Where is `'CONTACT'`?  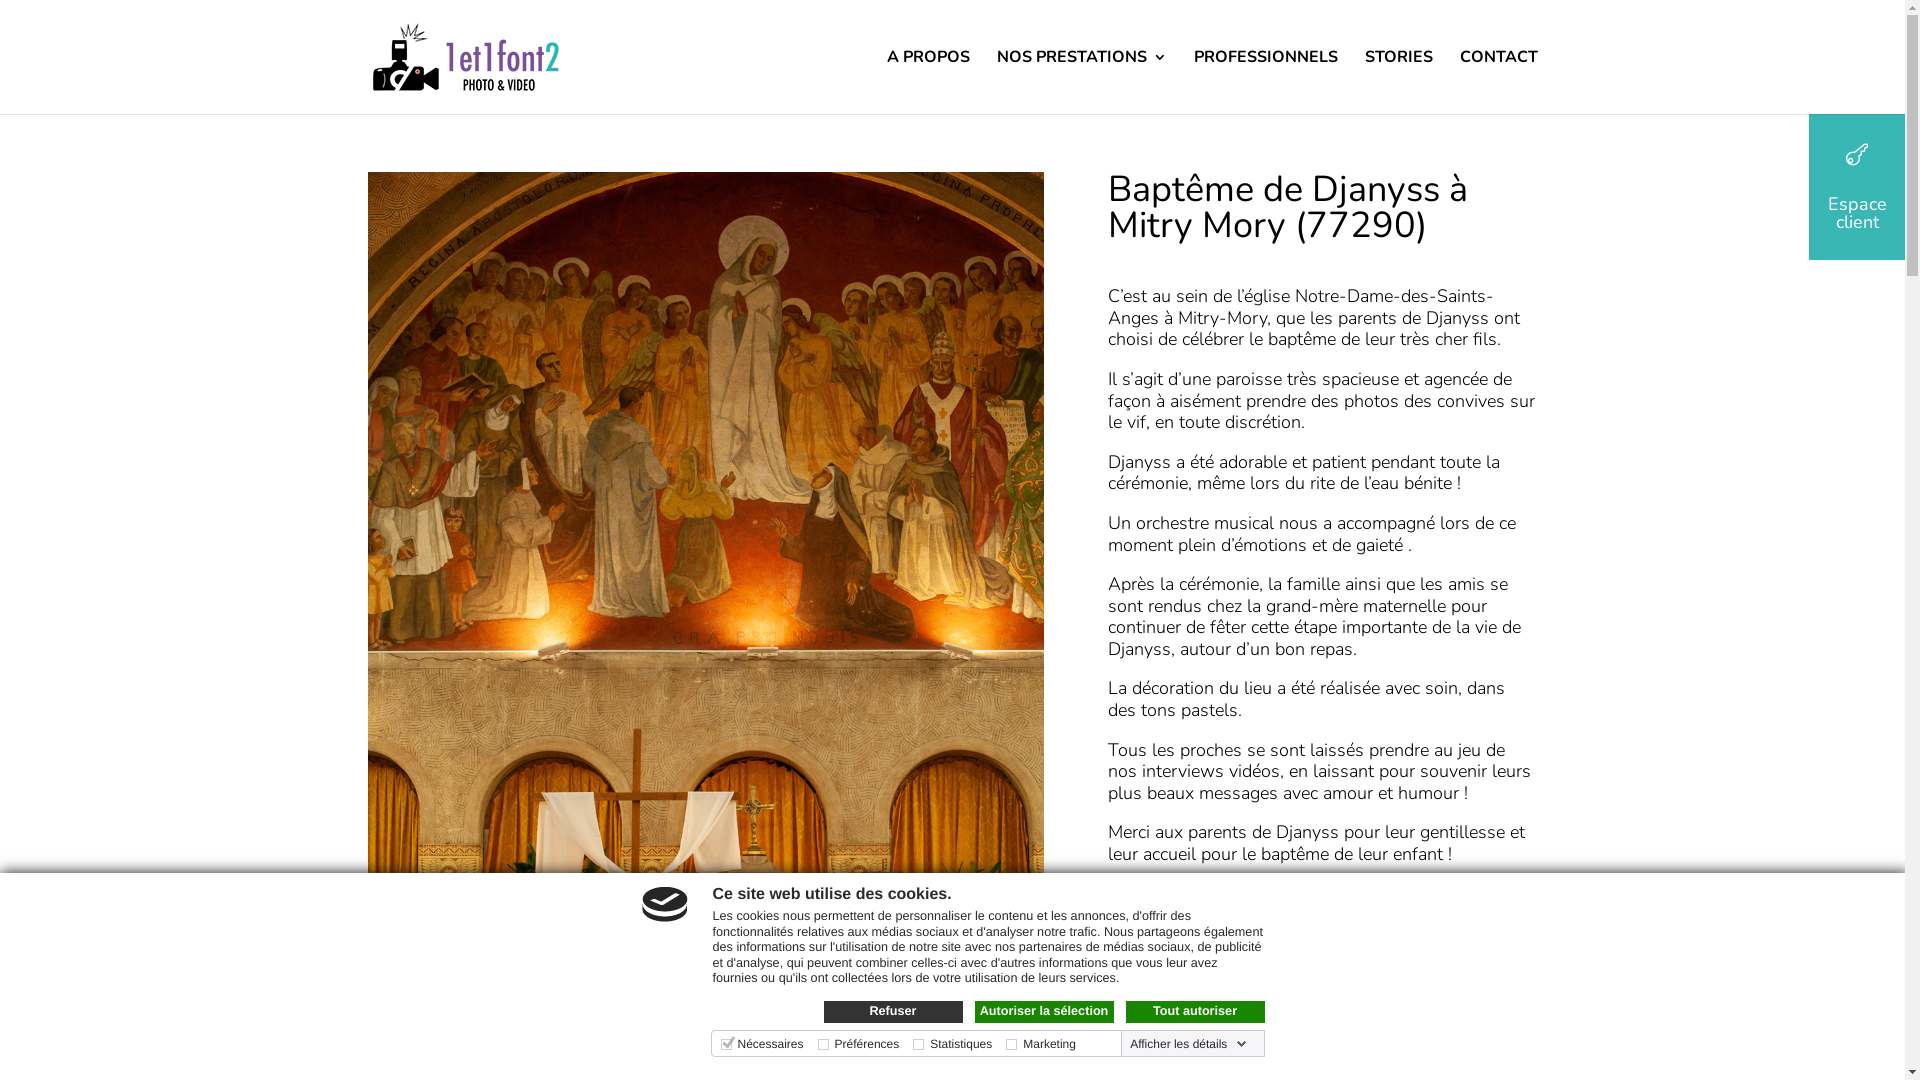 'CONTACT' is located at coordinates (1498, 80).